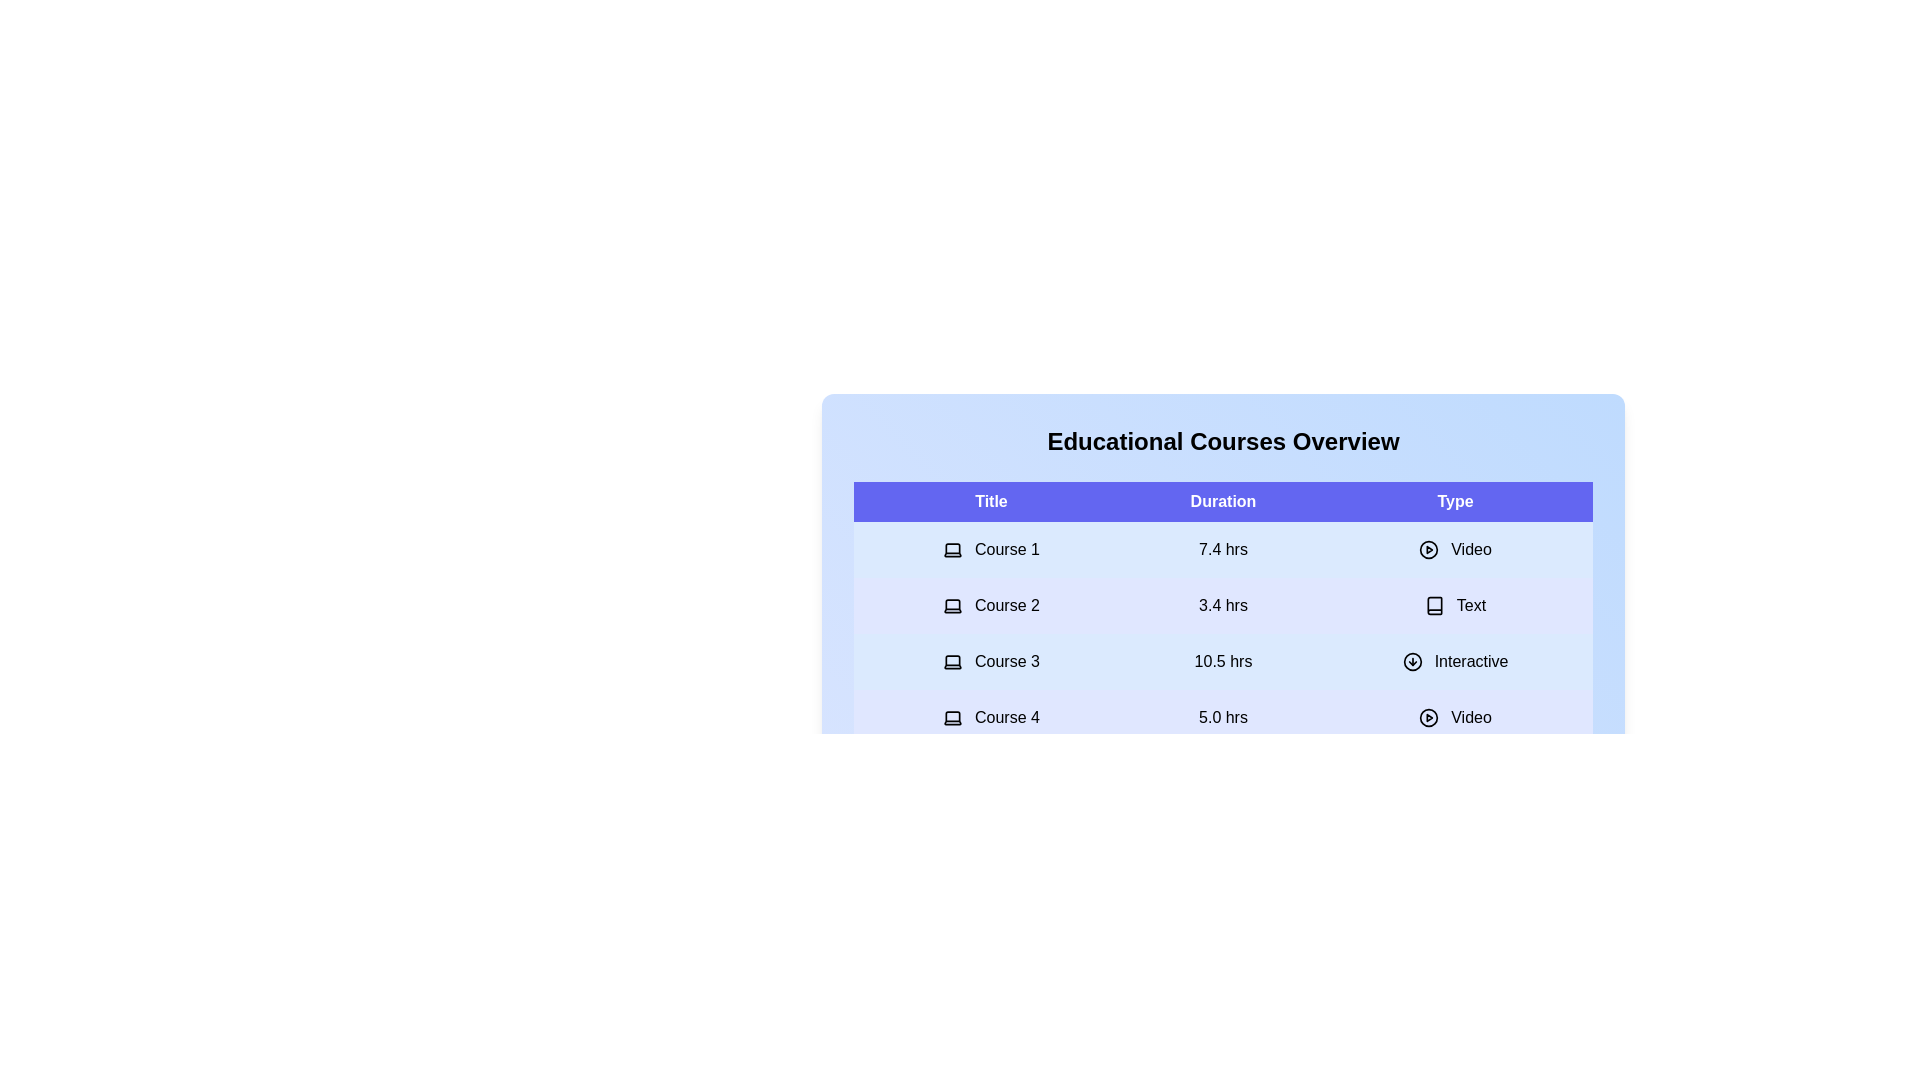  What do you see at coordinates (1428, 716) in the screenshot?
I see `the type icon for the course with title 'Course 4'` at bounding box center [1428, 716].